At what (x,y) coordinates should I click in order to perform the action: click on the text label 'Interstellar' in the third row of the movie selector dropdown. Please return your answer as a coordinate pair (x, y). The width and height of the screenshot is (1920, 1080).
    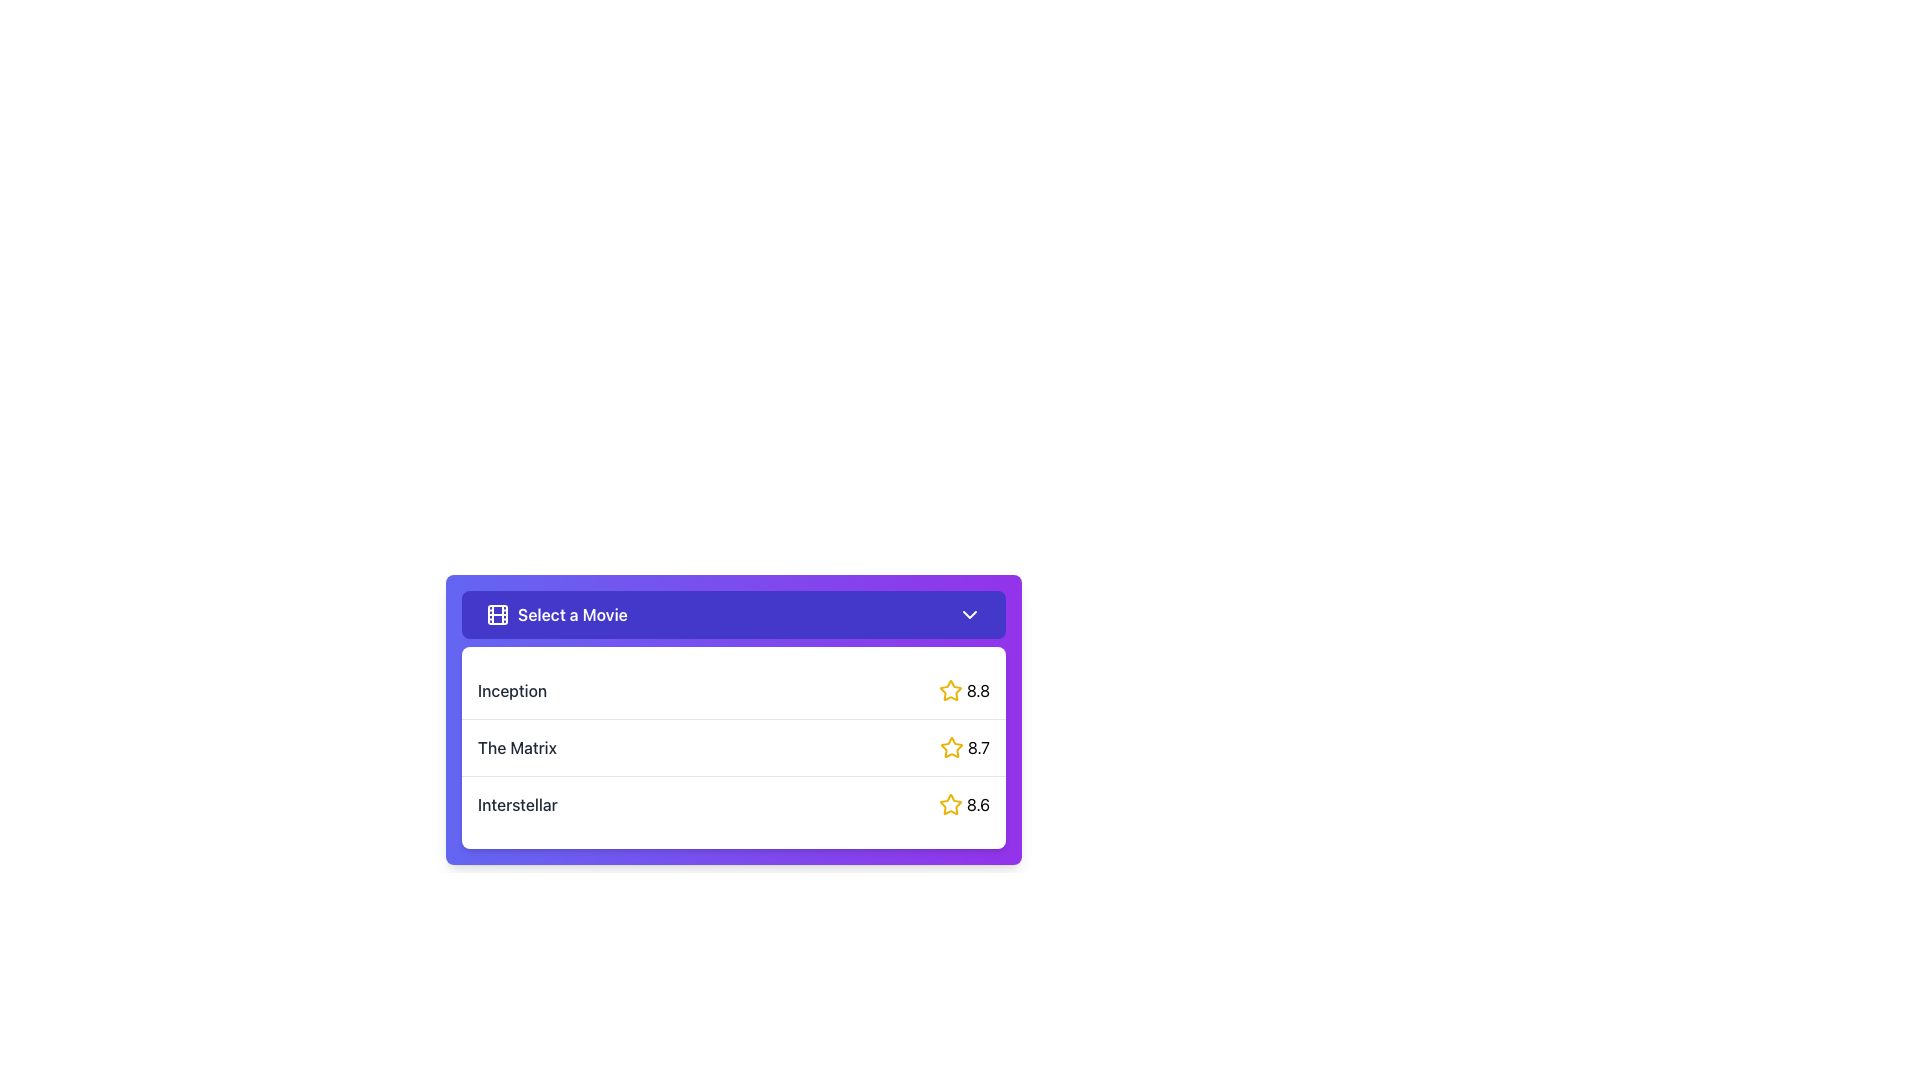
    Looking at the image, I should click on (517, 804).